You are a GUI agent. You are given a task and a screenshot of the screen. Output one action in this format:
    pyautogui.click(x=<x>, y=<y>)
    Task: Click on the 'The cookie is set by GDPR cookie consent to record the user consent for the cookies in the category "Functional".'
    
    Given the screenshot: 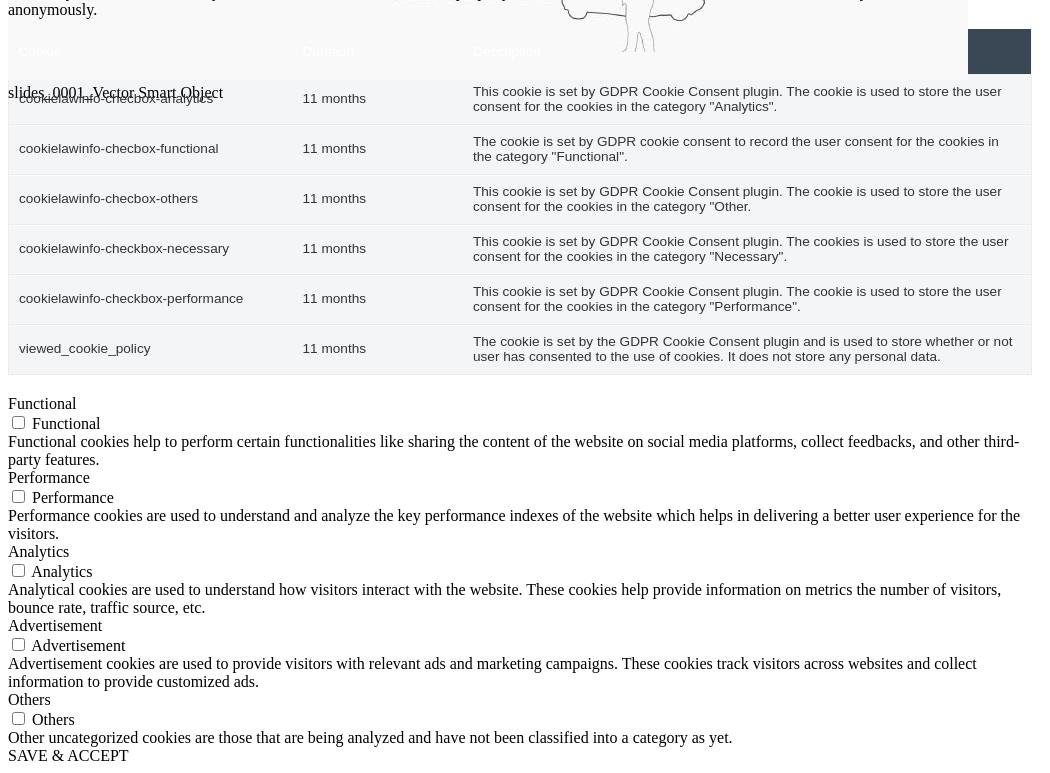 What is the action you would take?
    pyautogui.click(x=734, y=148)
    